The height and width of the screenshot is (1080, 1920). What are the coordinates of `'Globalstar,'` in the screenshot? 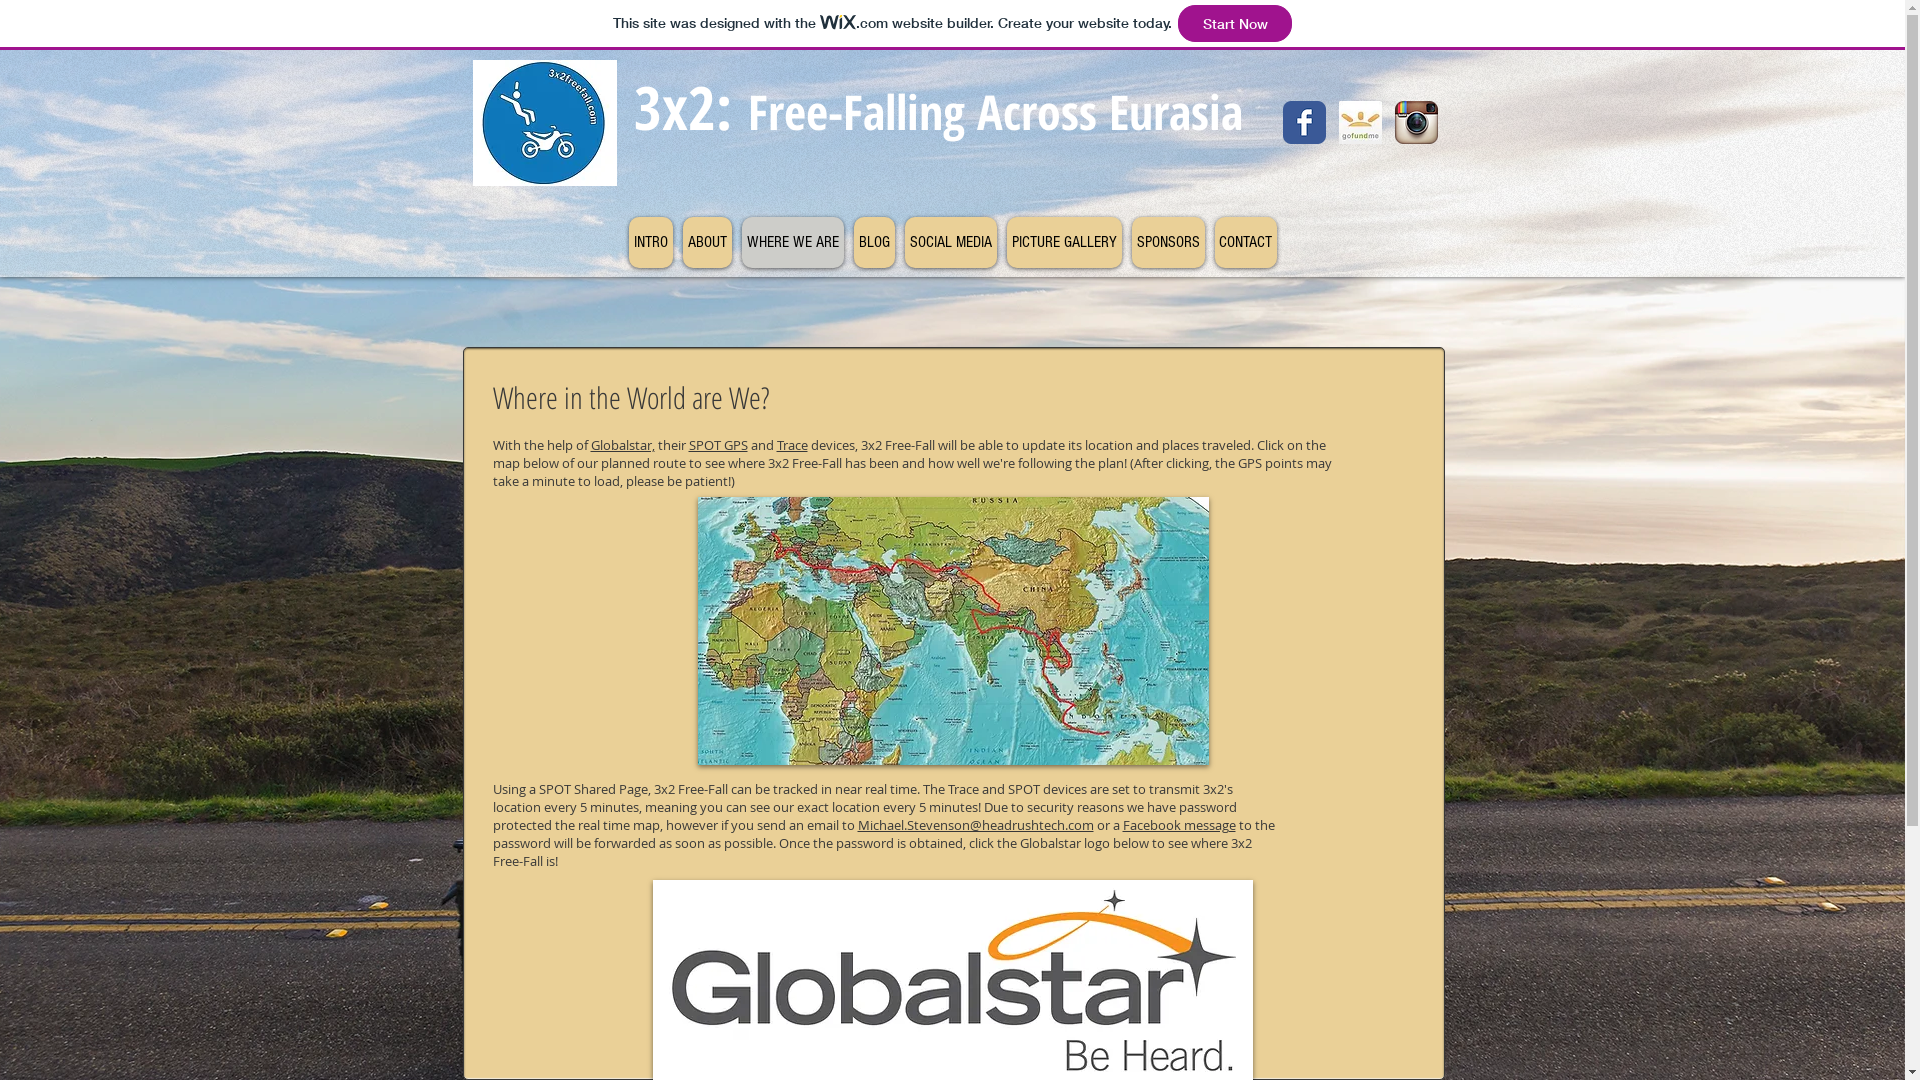 It's located at (621, 443).